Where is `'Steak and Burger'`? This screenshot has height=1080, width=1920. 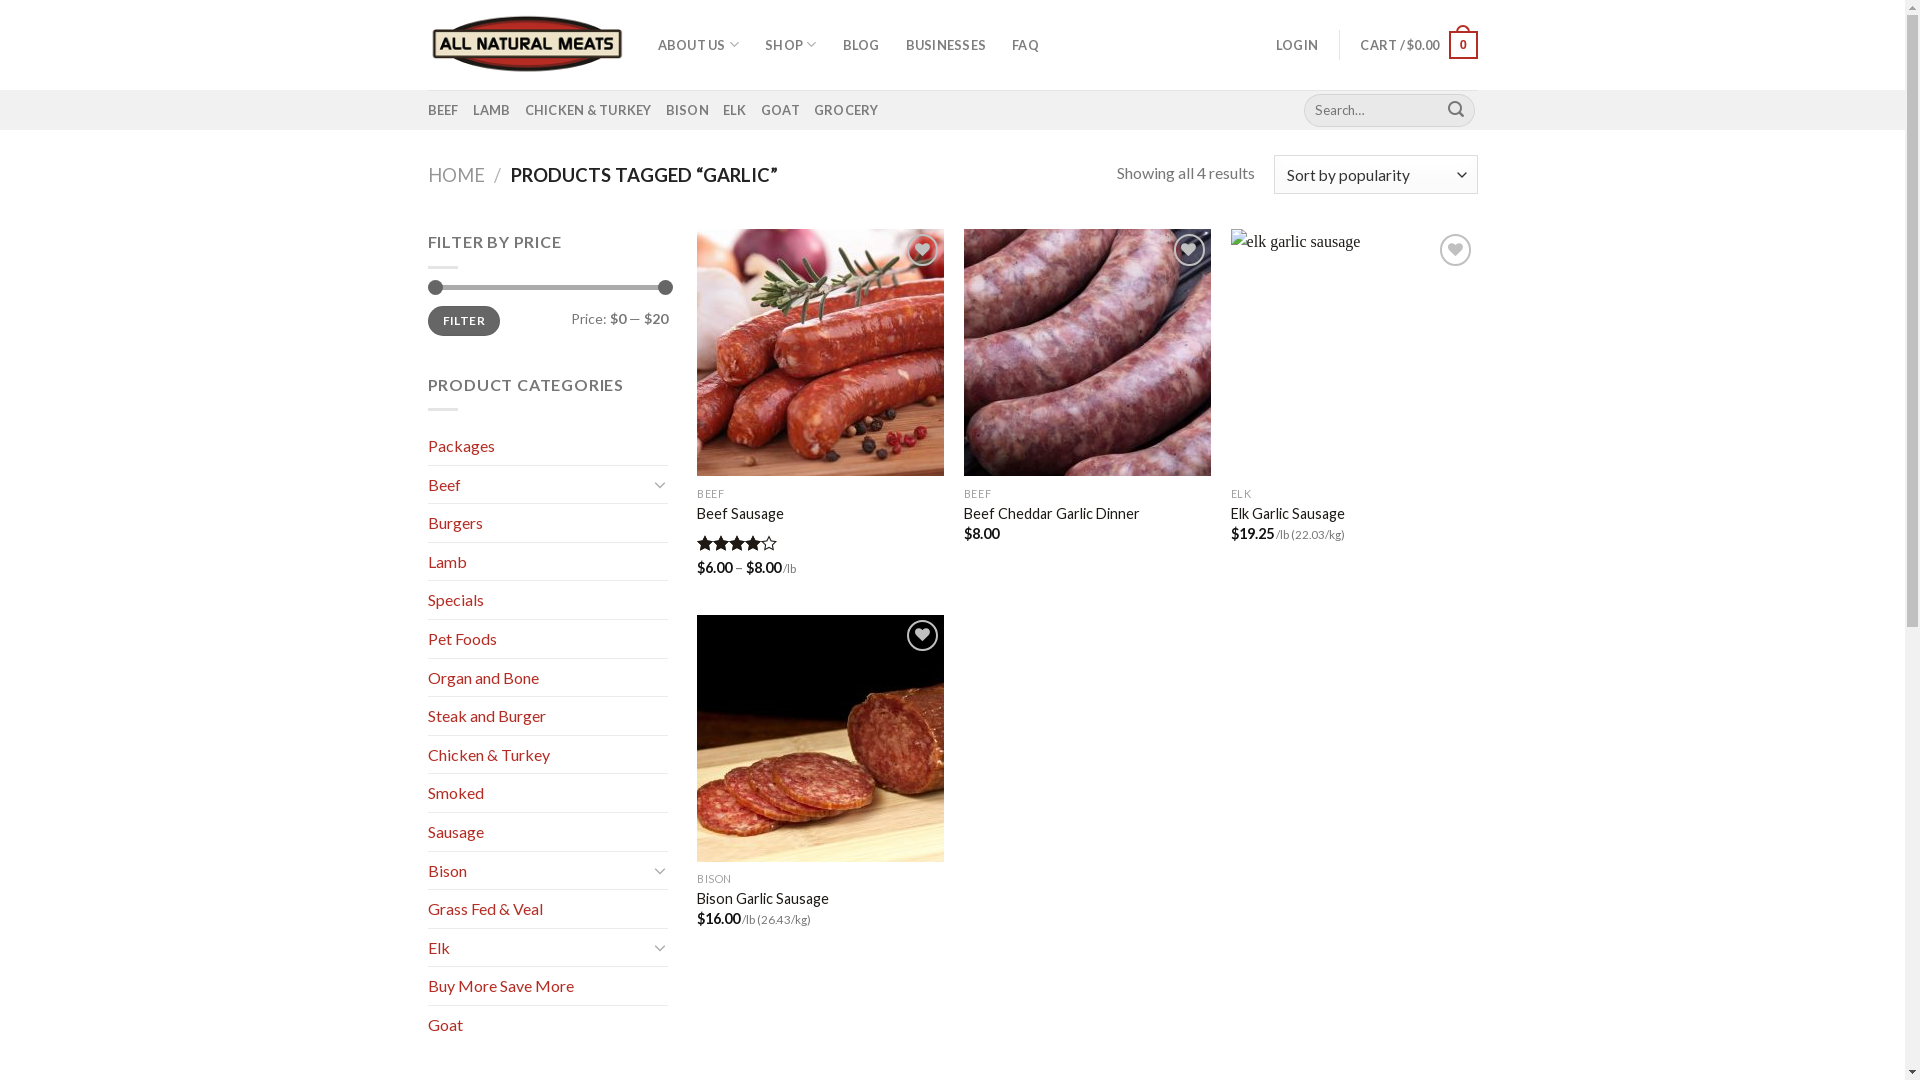 'Steak and Burger' is located at coordinates (547, 715).